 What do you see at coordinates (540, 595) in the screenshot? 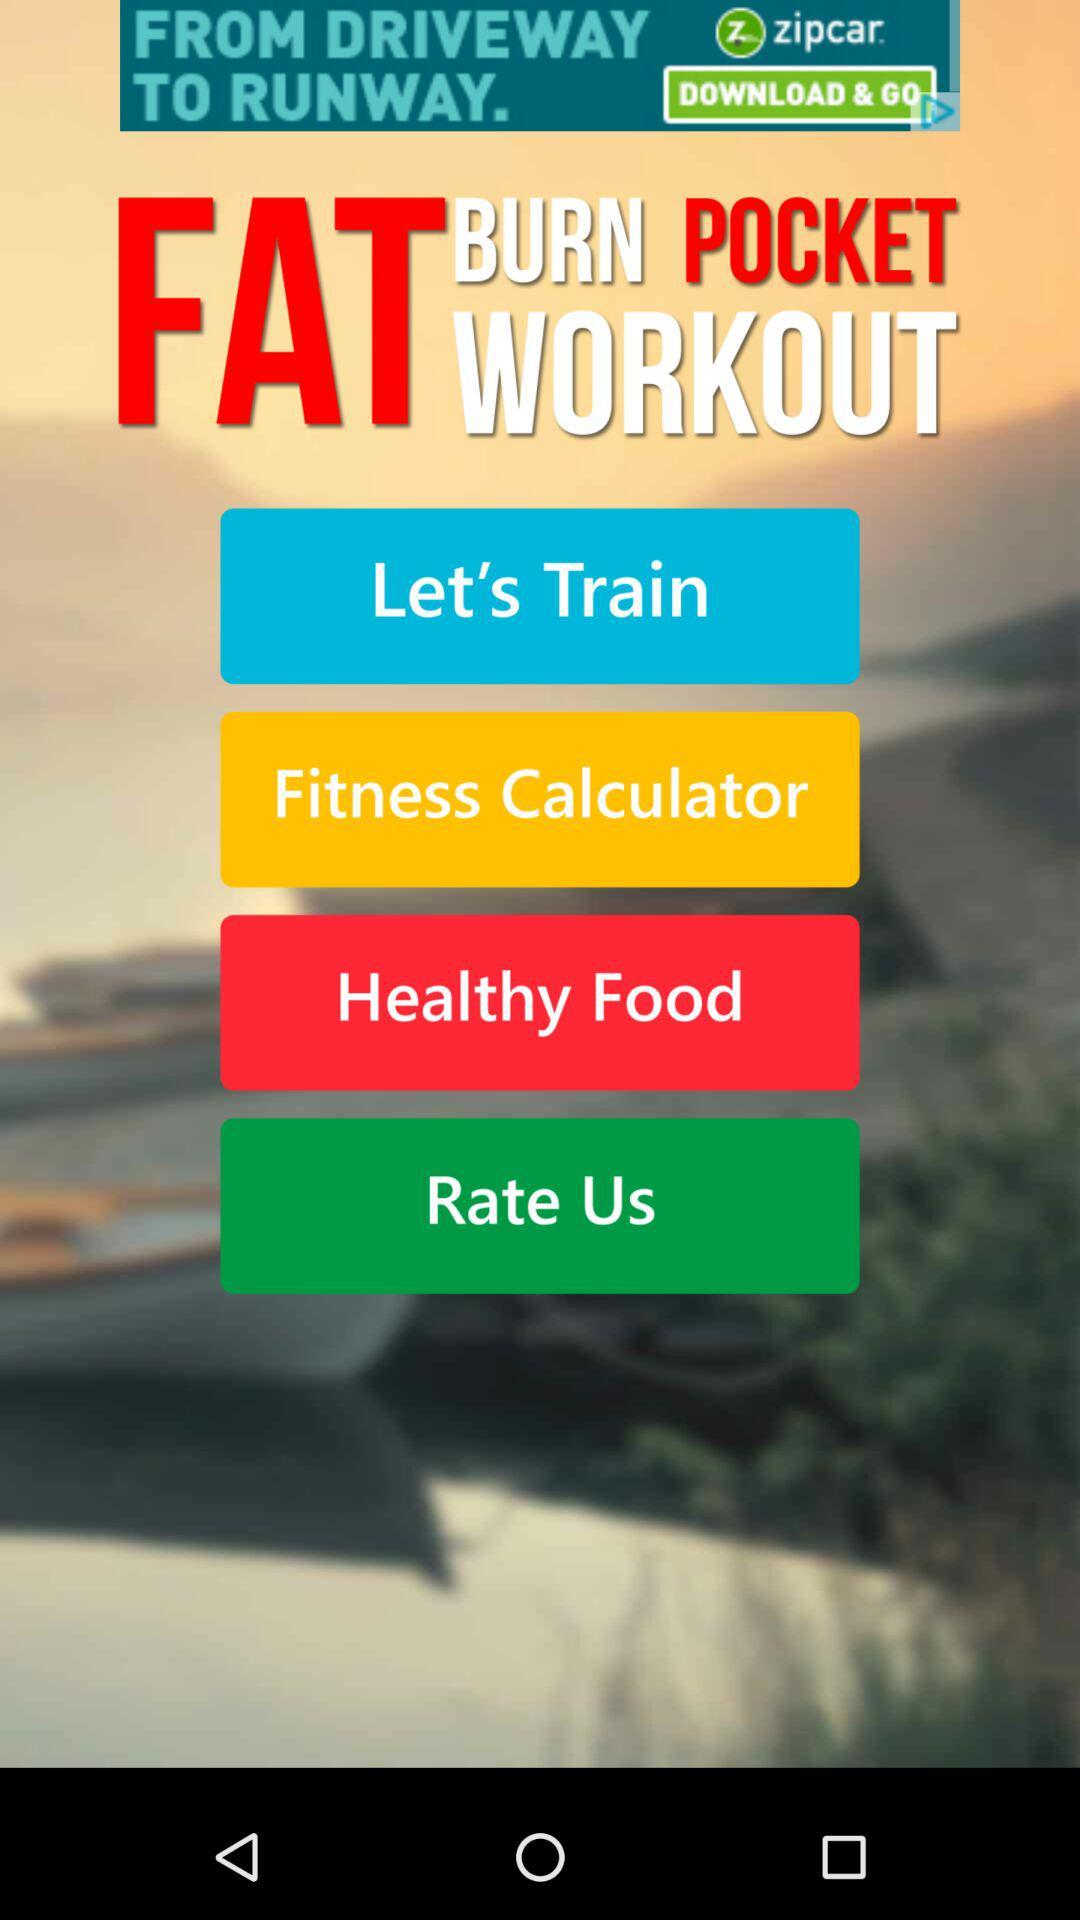
I see `the button was made to start training` at bounding box center [540, 595].